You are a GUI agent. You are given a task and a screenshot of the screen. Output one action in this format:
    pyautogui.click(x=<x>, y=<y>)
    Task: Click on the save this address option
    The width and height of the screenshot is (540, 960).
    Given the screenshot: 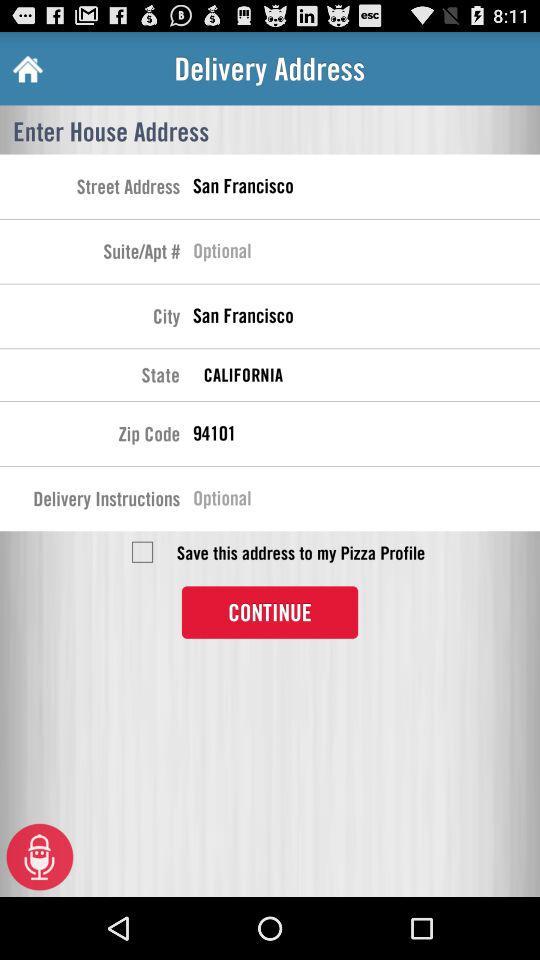 What is the action you would take?
    pyautogui.click(x=141, y=552)
    